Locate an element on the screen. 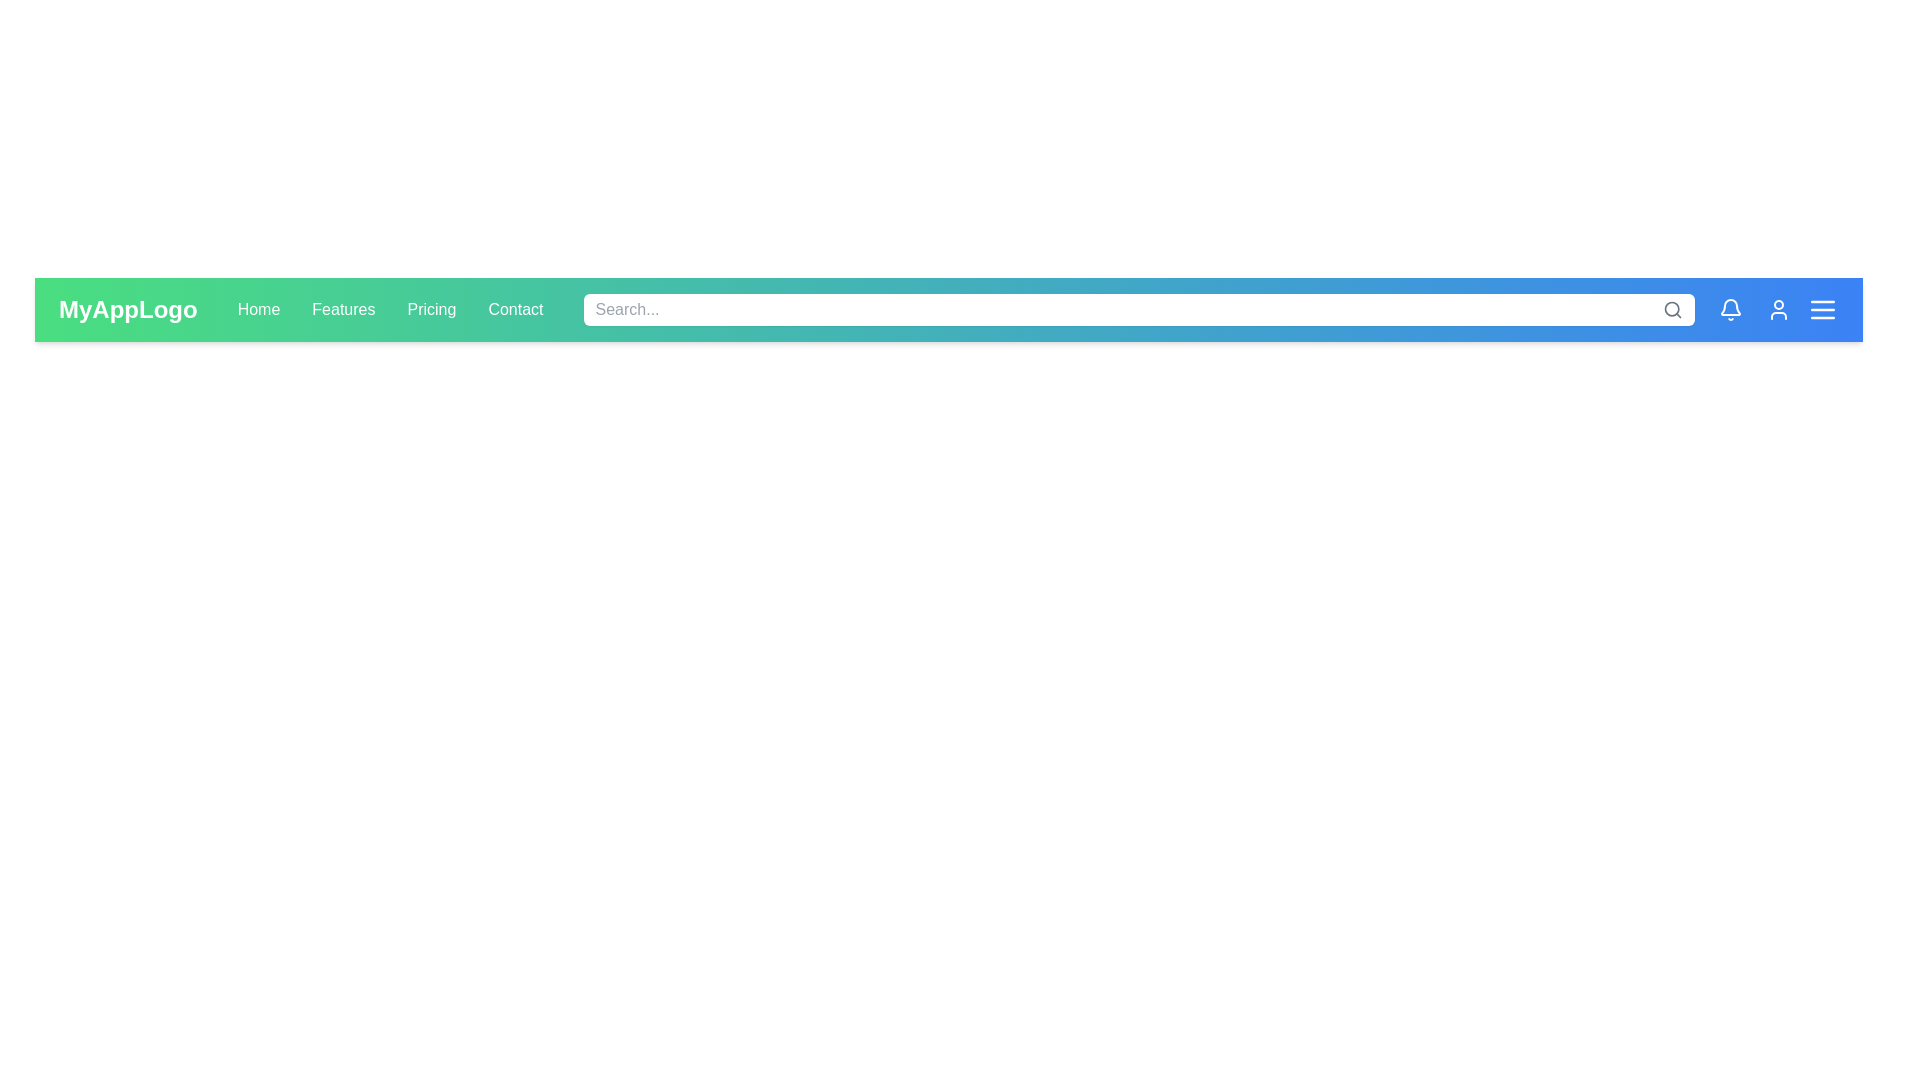 The height and width of the screenshot is (1080, 1920). the search icon styled as a magnifying glass located at the far right end of the search bar is located at coordinates (1673, 309).